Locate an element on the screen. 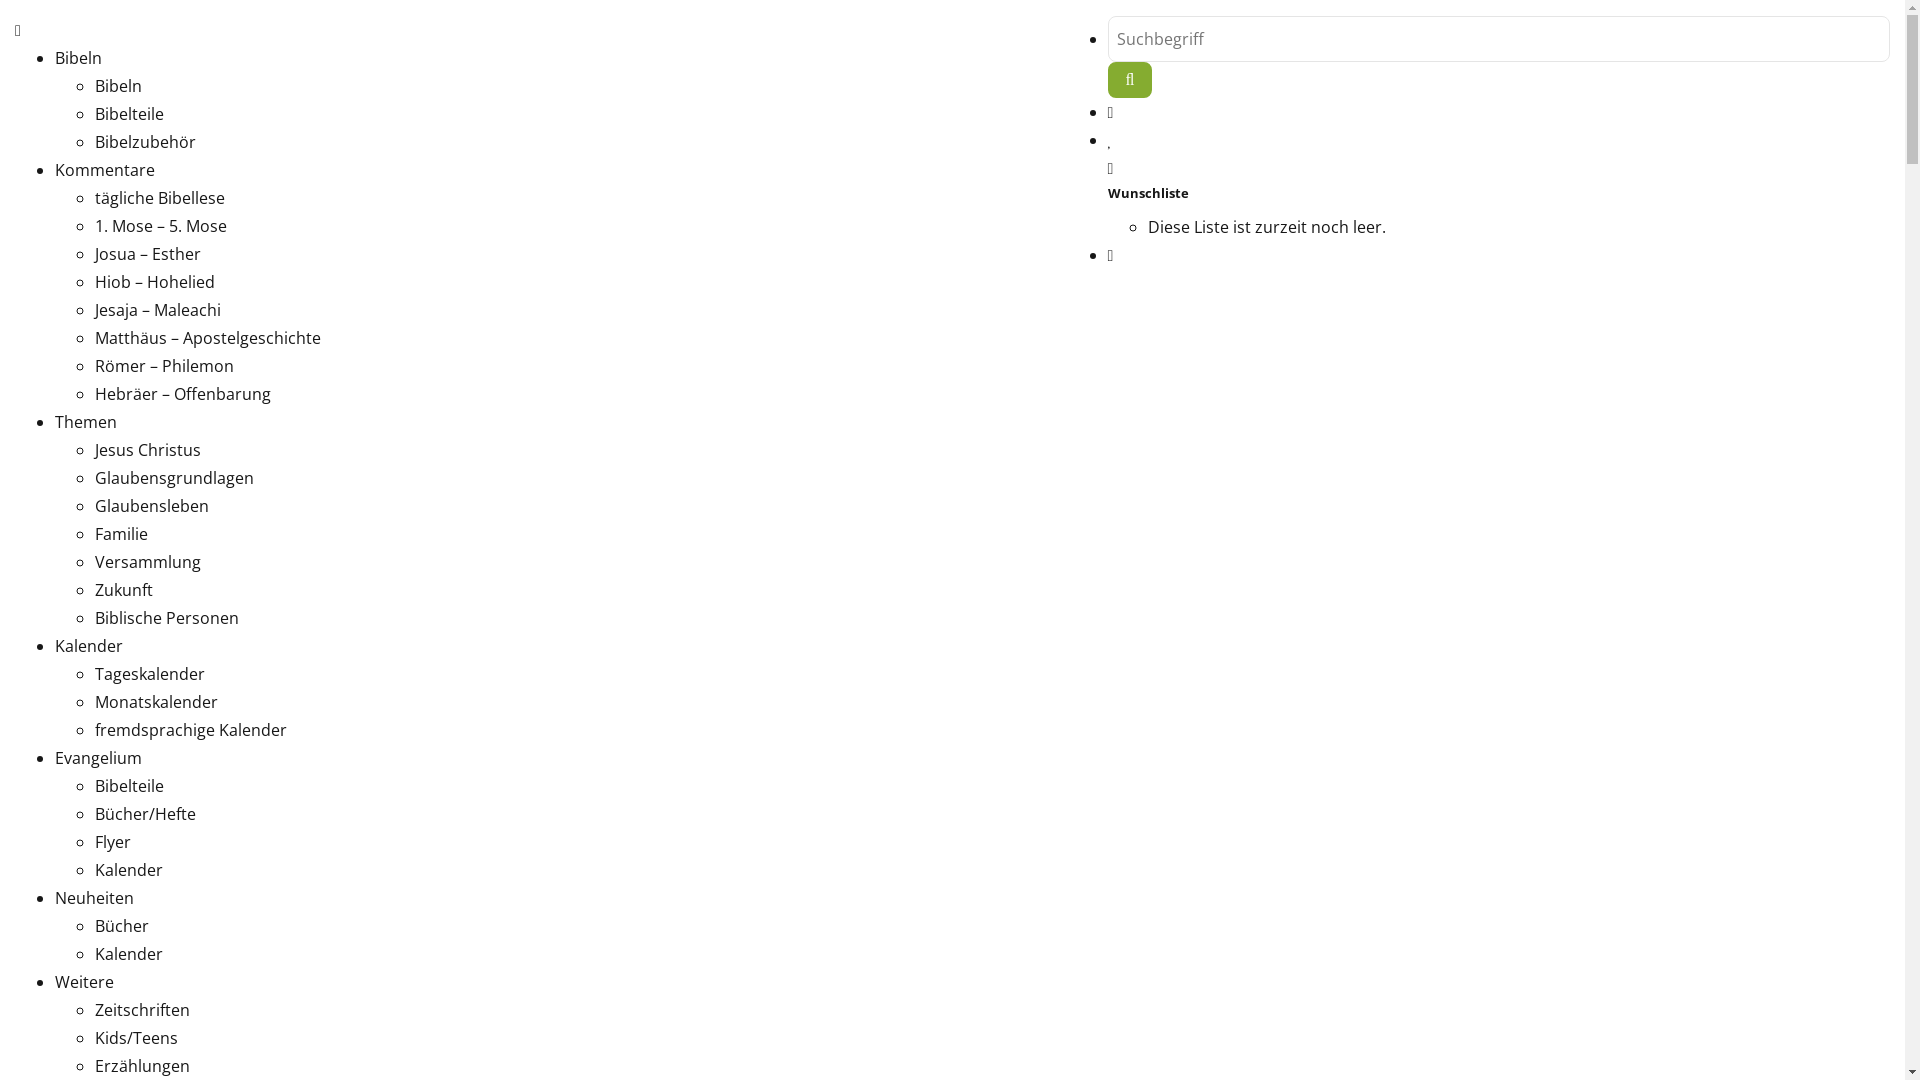 This screenshot has height=1080, width=1920. 'Glaubensgrundlagen' is located at coordinates (174, 478).